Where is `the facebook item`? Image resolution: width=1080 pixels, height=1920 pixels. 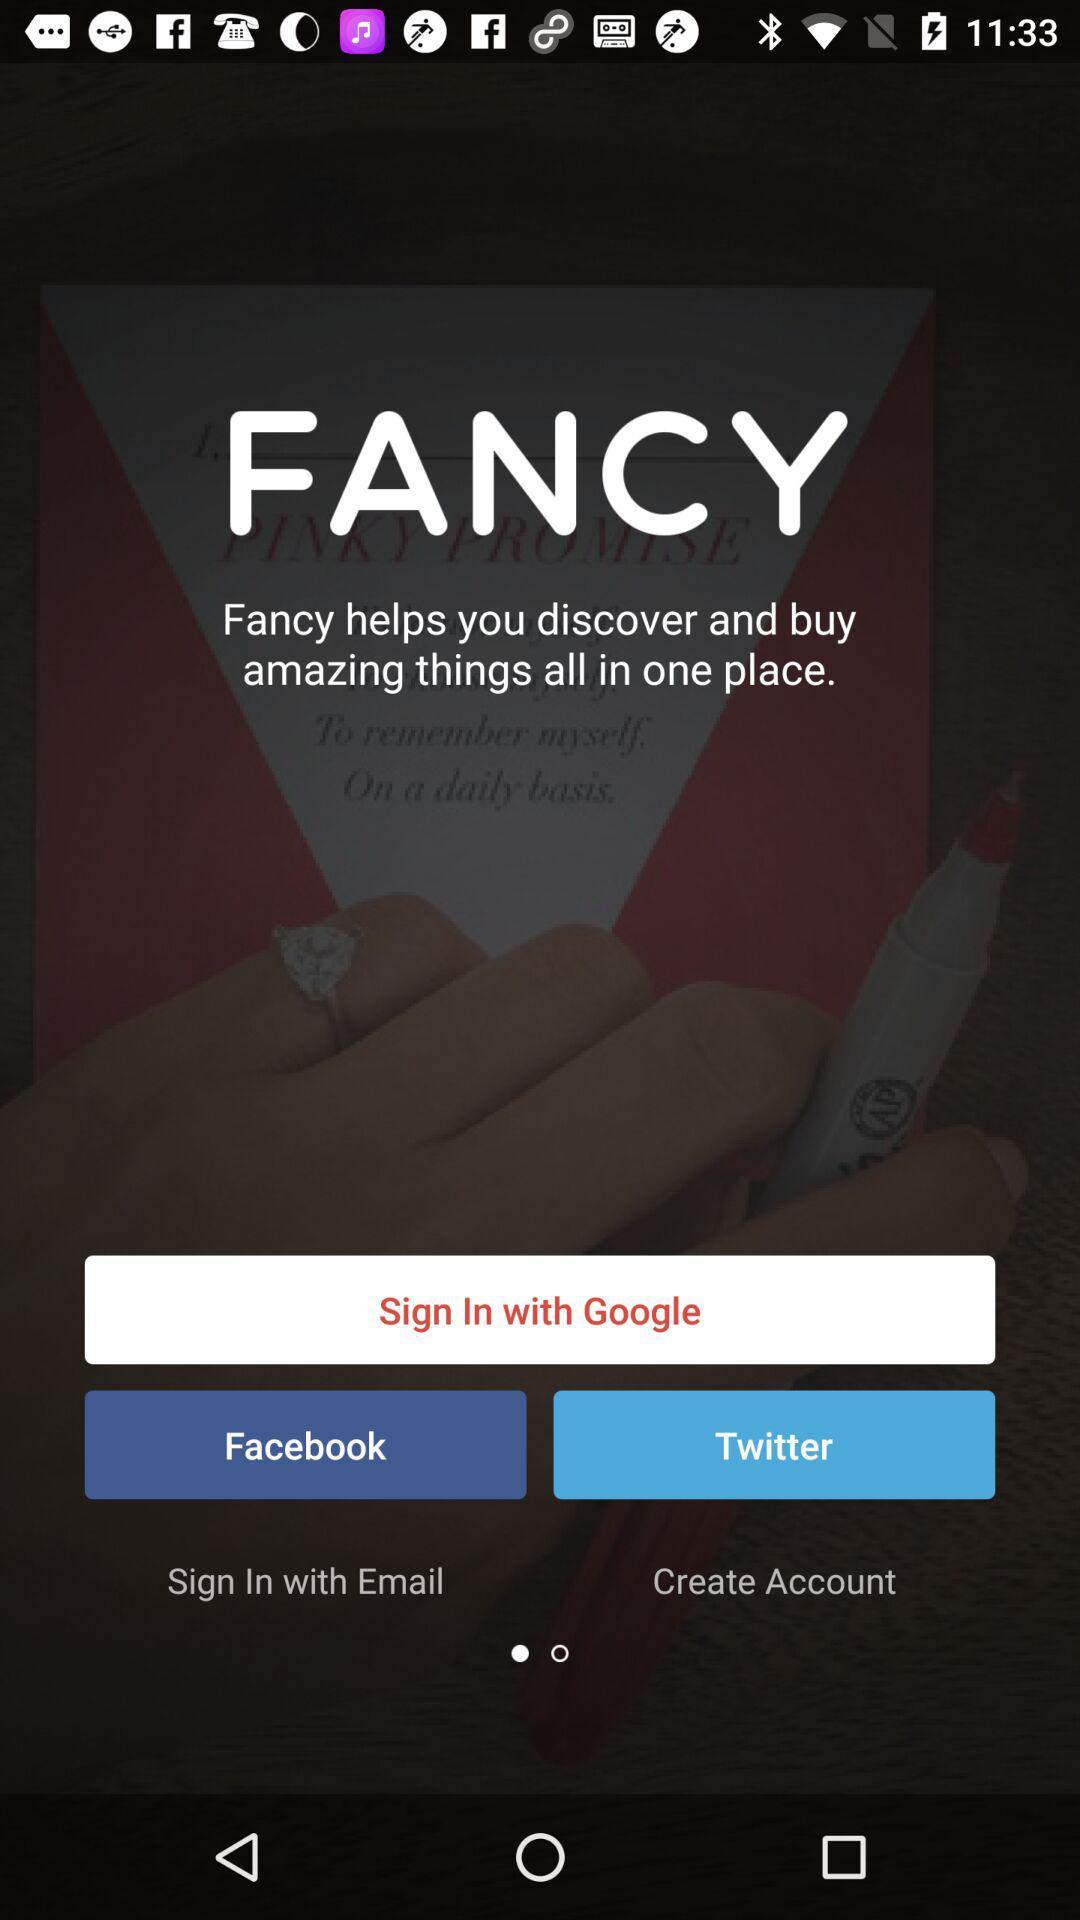 the facebook item is located at coordinates (305, 1444).